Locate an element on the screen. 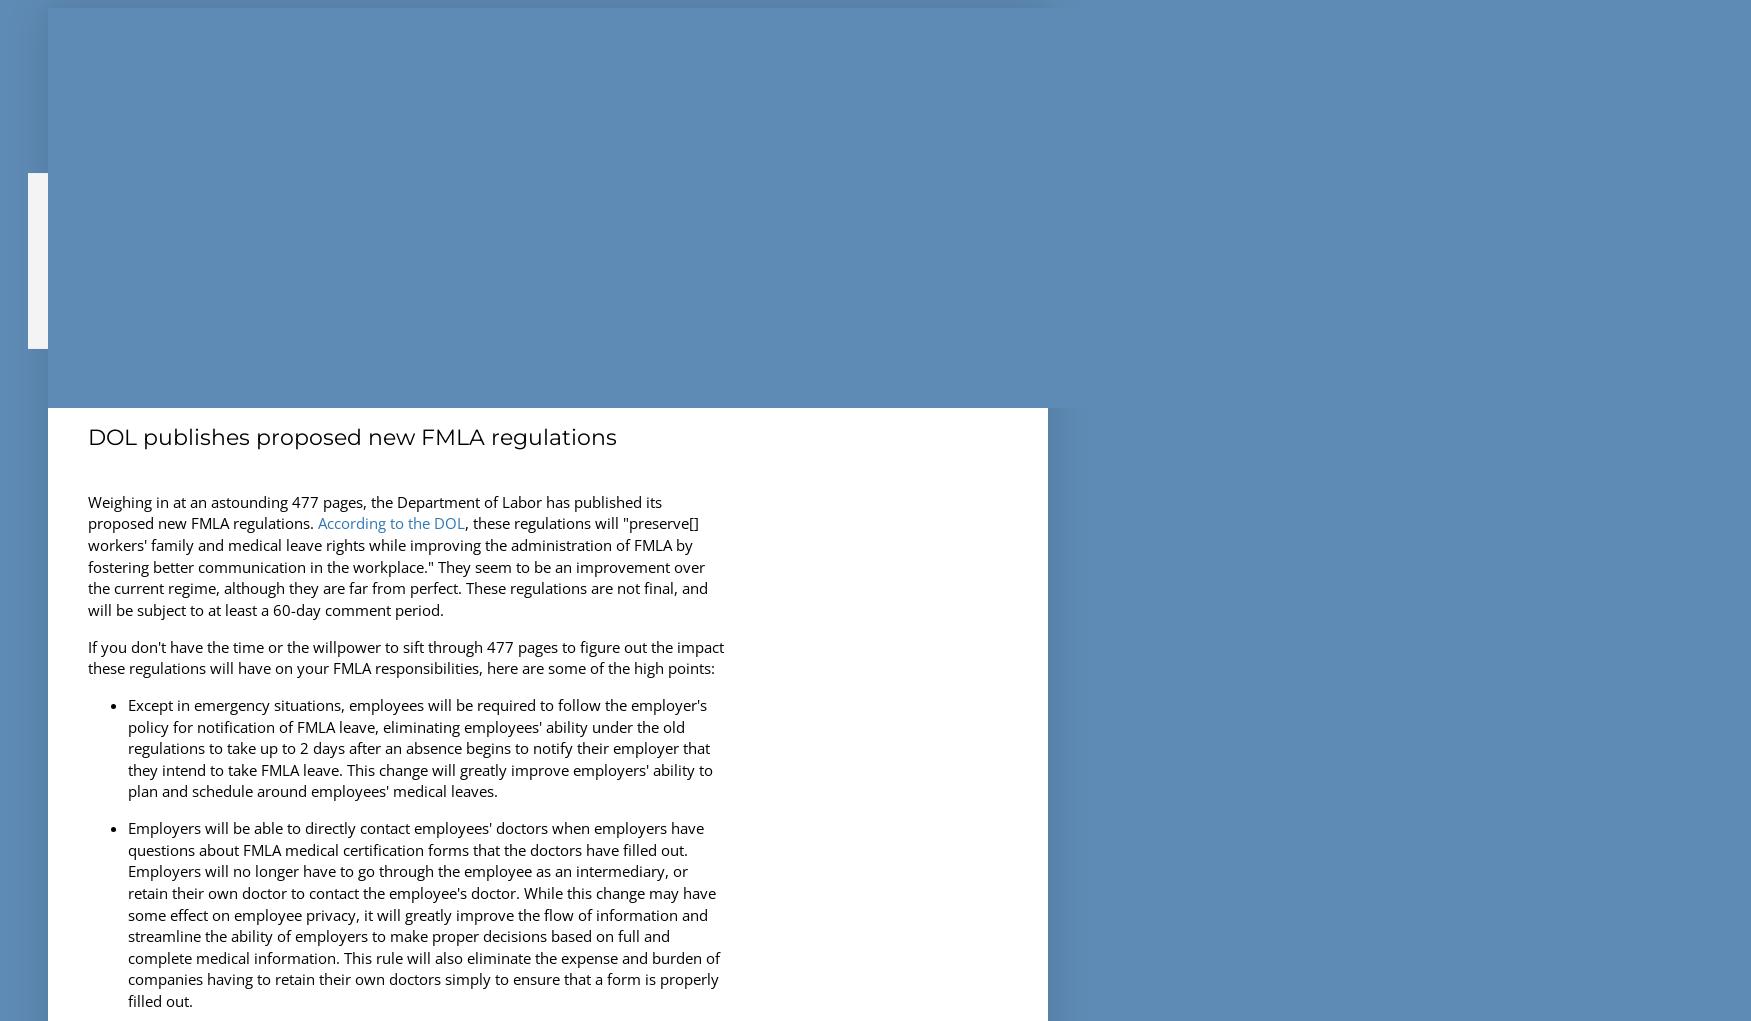 The image size is (1751, 1021). ', these regulations will "preserve[] workers' family and medical leave rights while improving the administration of FMLA by fostering better communication in the workplace." They seem to be an improvement over the current regime, although they are far from perfect. These regulations are not final, and will be subject to at least a 60-day comment period.' is located at coordinates (87, 565).